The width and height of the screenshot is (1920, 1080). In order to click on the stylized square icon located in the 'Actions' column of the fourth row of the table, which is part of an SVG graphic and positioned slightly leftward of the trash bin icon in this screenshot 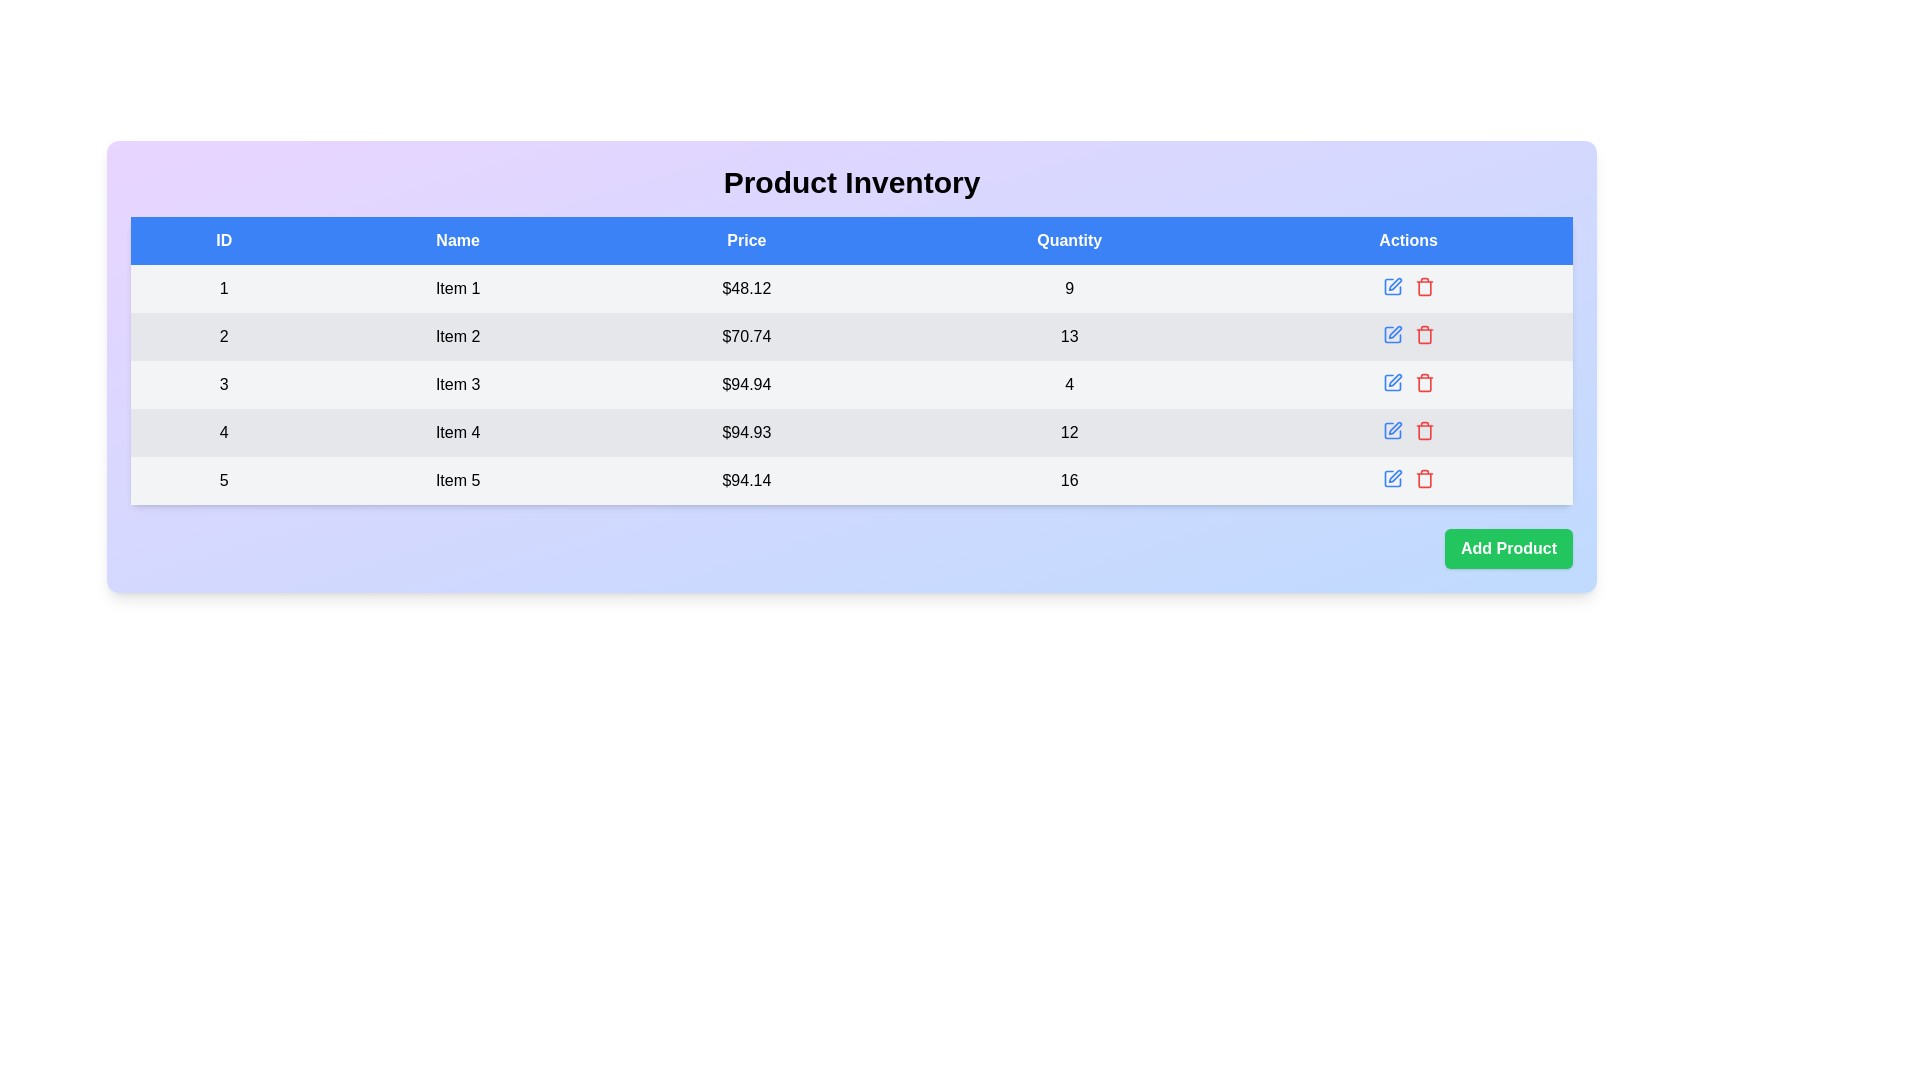, I will do `click(1391, 382)`.